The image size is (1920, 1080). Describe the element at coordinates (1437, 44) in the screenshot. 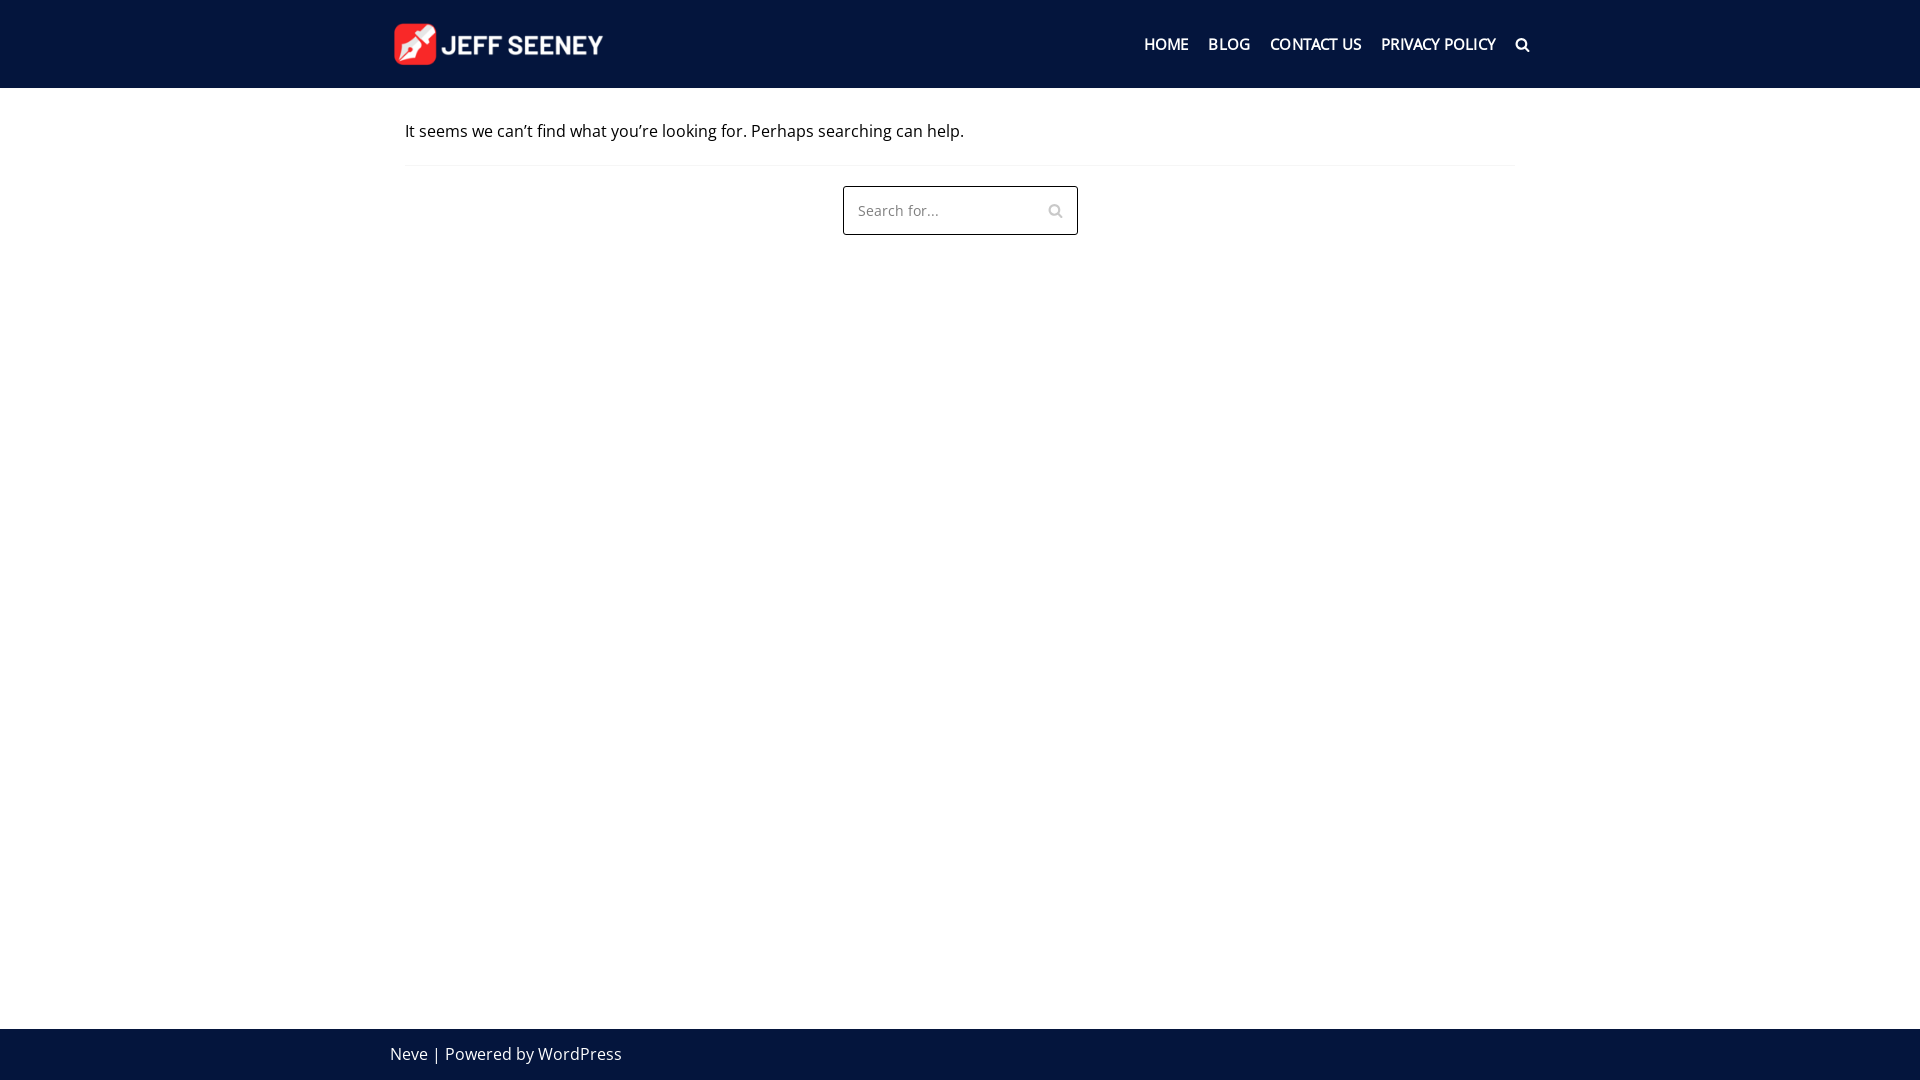

I see `'PRIVACY POLICY'` at that location.